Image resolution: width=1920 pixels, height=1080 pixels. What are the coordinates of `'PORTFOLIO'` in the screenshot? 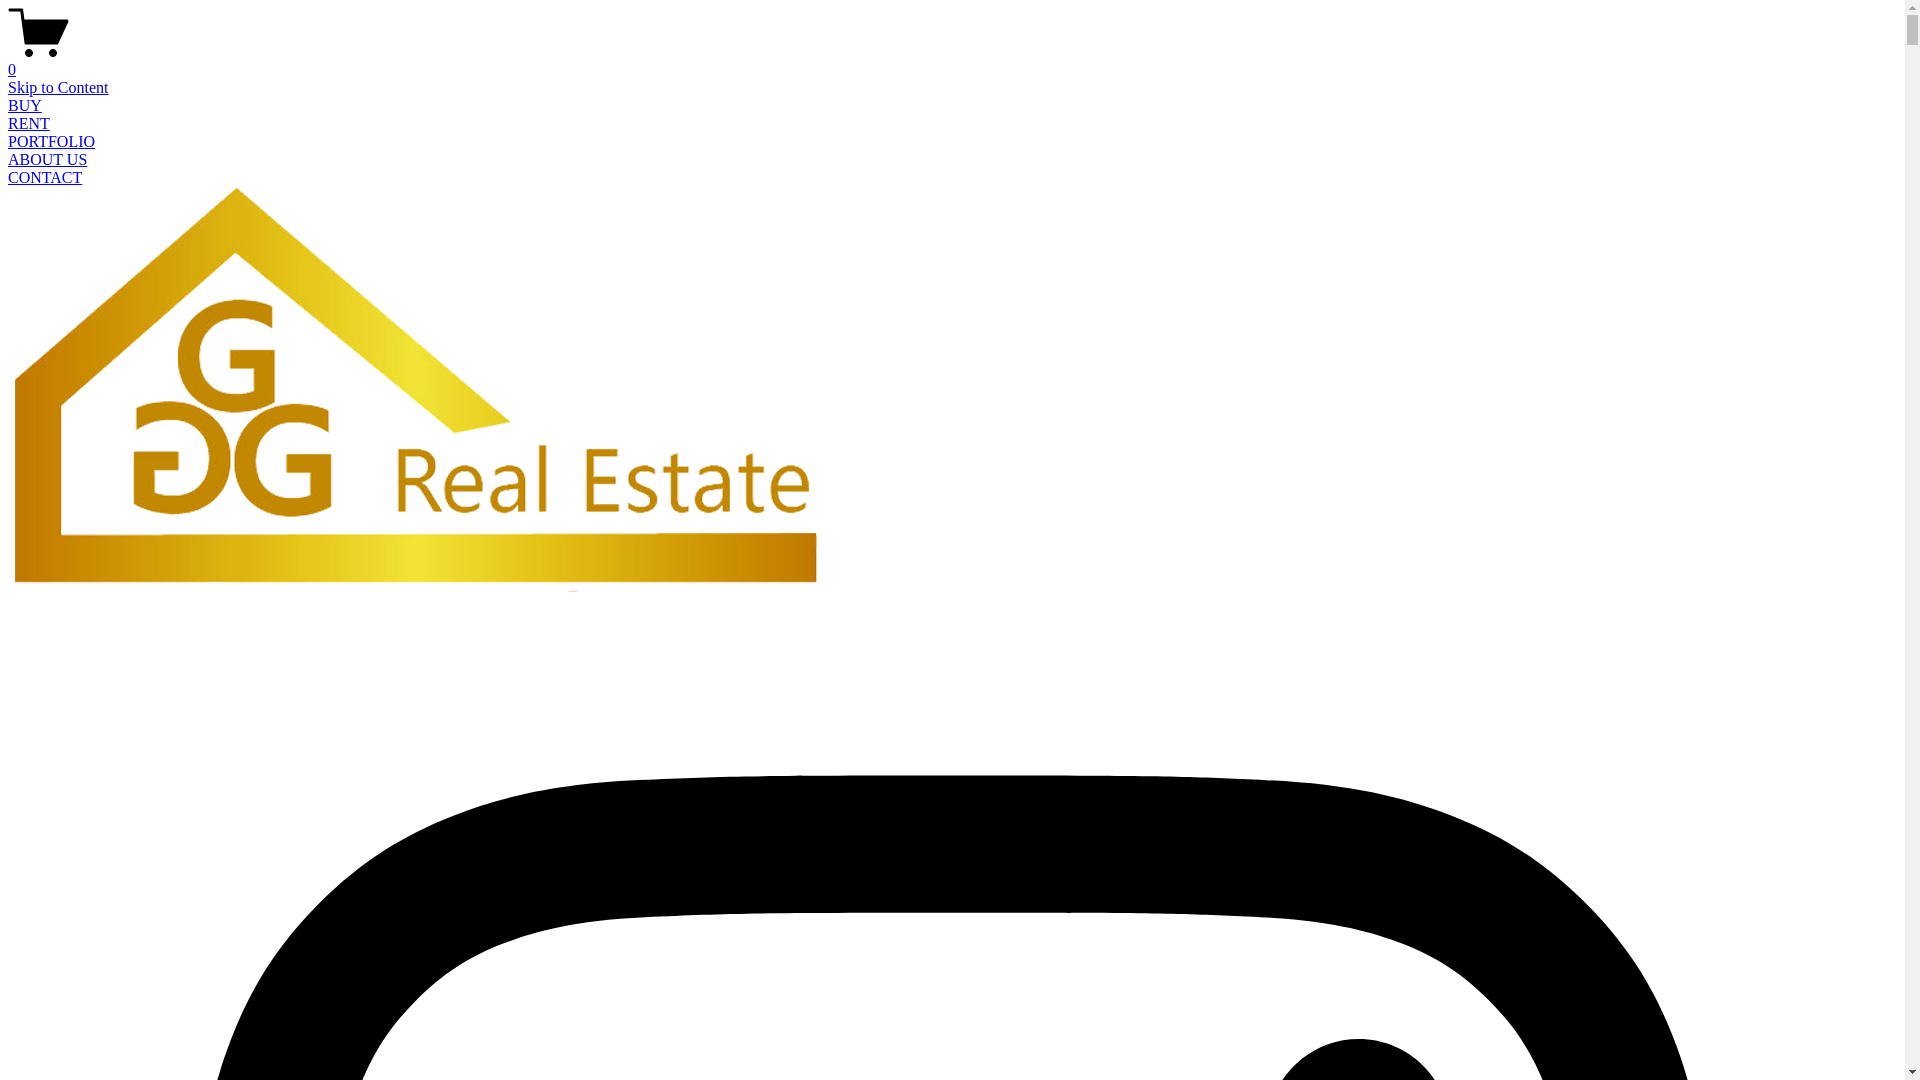 It's located at (51, 140).